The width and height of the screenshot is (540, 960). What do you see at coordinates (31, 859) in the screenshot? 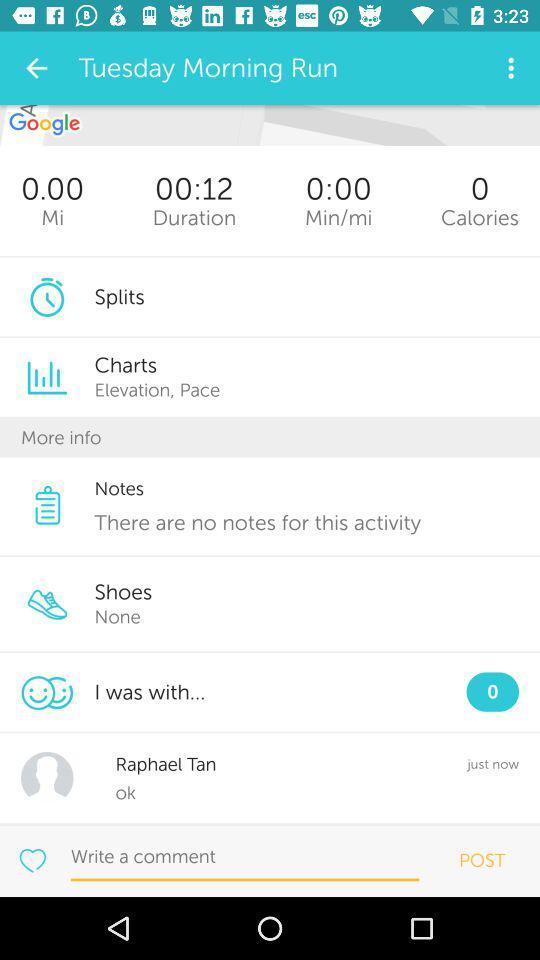
I see `mark favorite` at bounding box center [31, 859].